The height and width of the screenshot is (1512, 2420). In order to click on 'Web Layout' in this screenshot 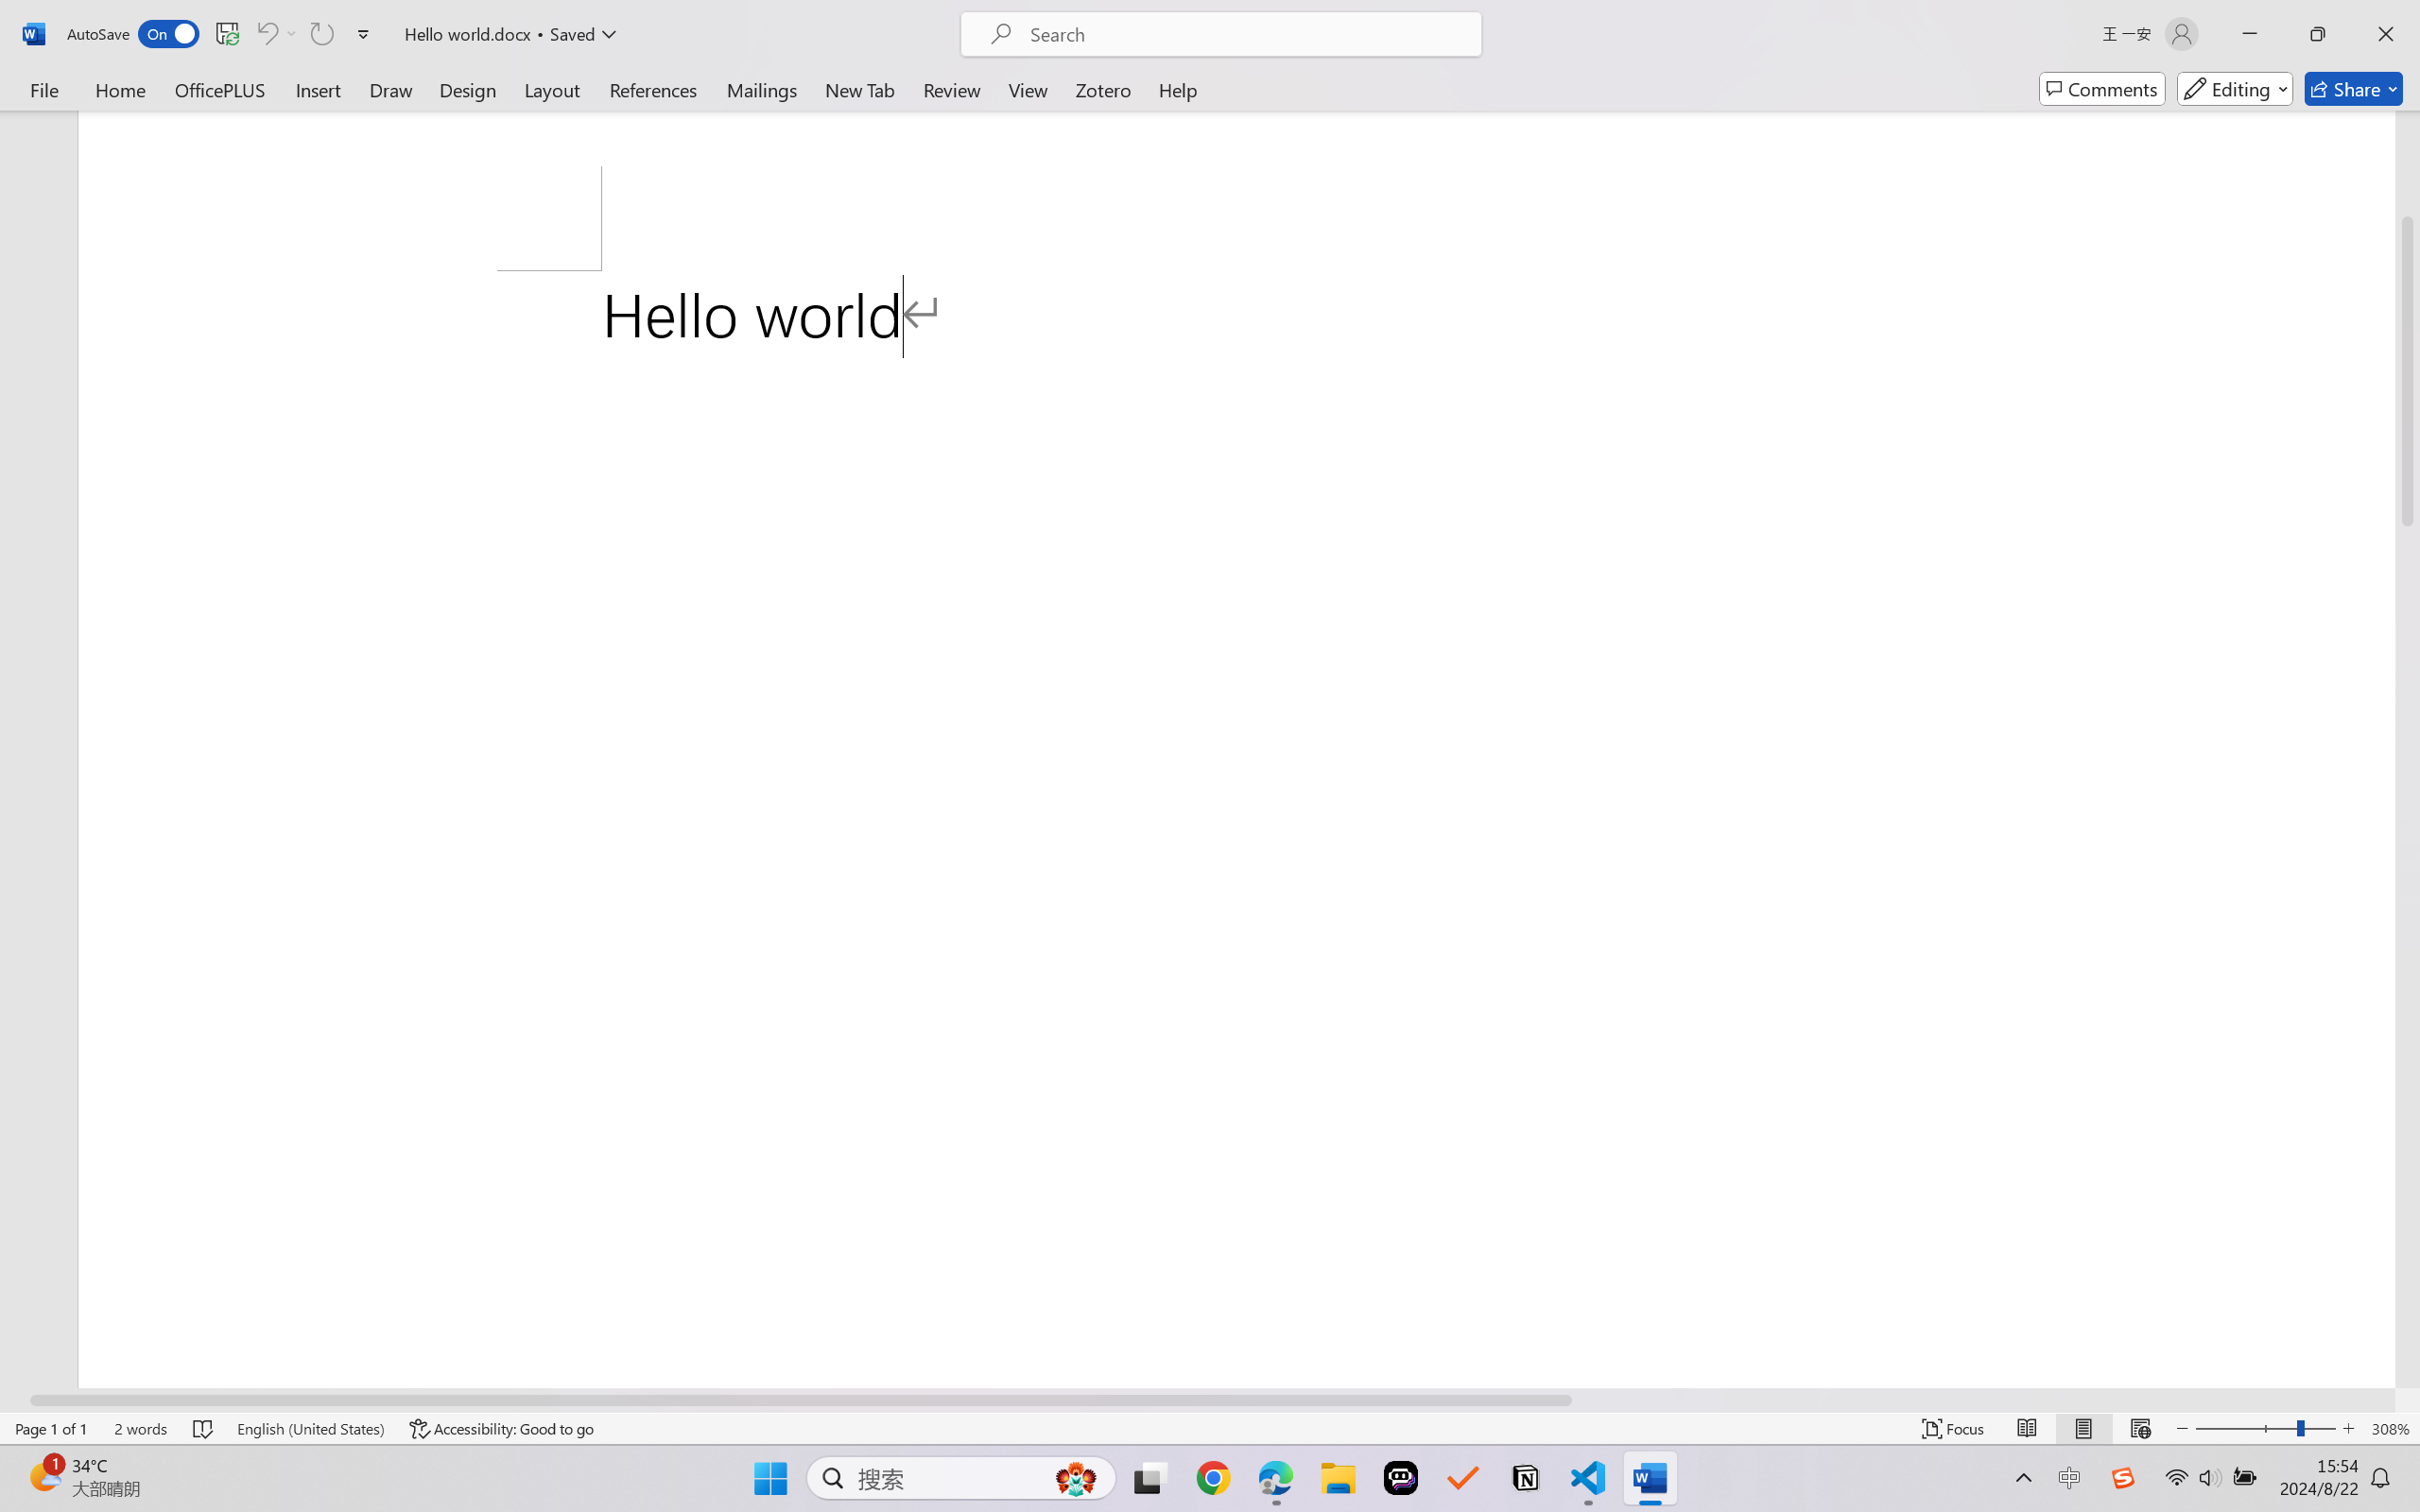, I will do `click(2139, 1428)`.